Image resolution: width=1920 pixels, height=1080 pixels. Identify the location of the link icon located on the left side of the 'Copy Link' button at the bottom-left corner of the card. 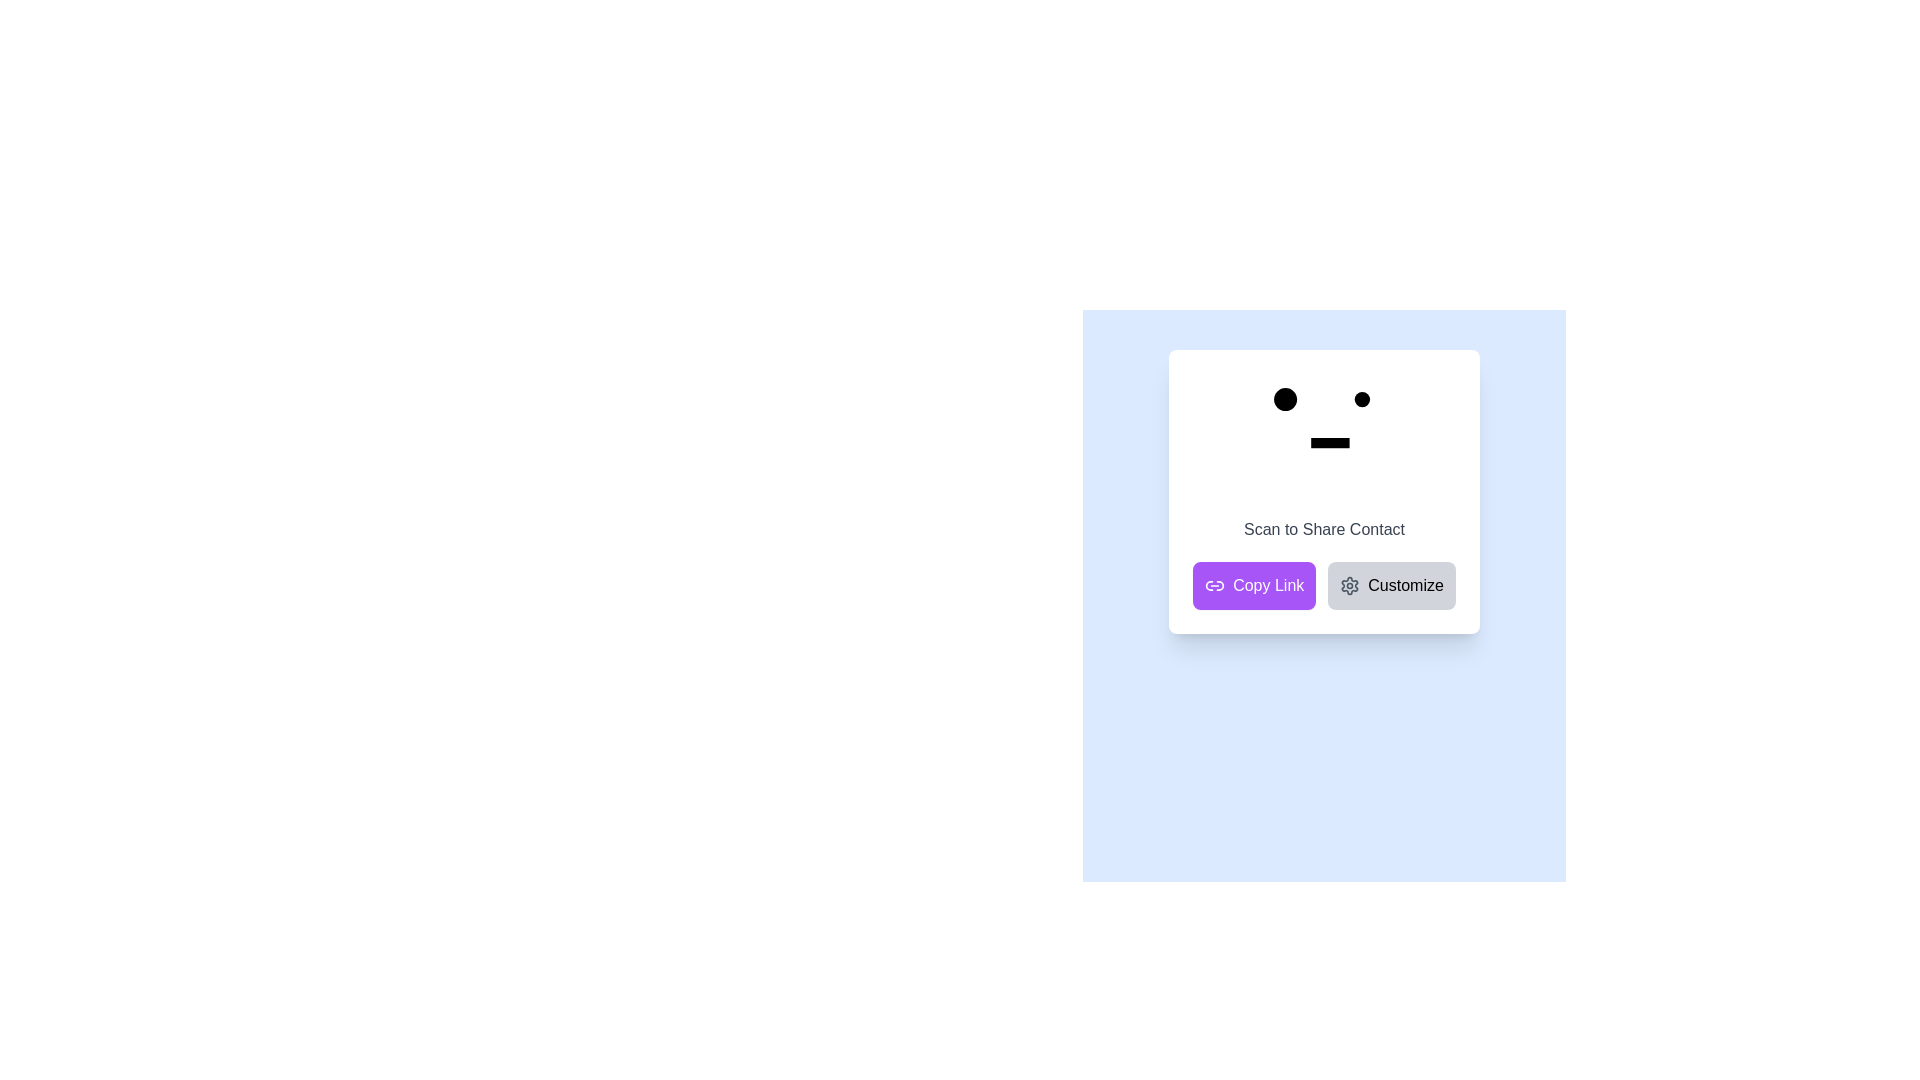
(1214, 585).